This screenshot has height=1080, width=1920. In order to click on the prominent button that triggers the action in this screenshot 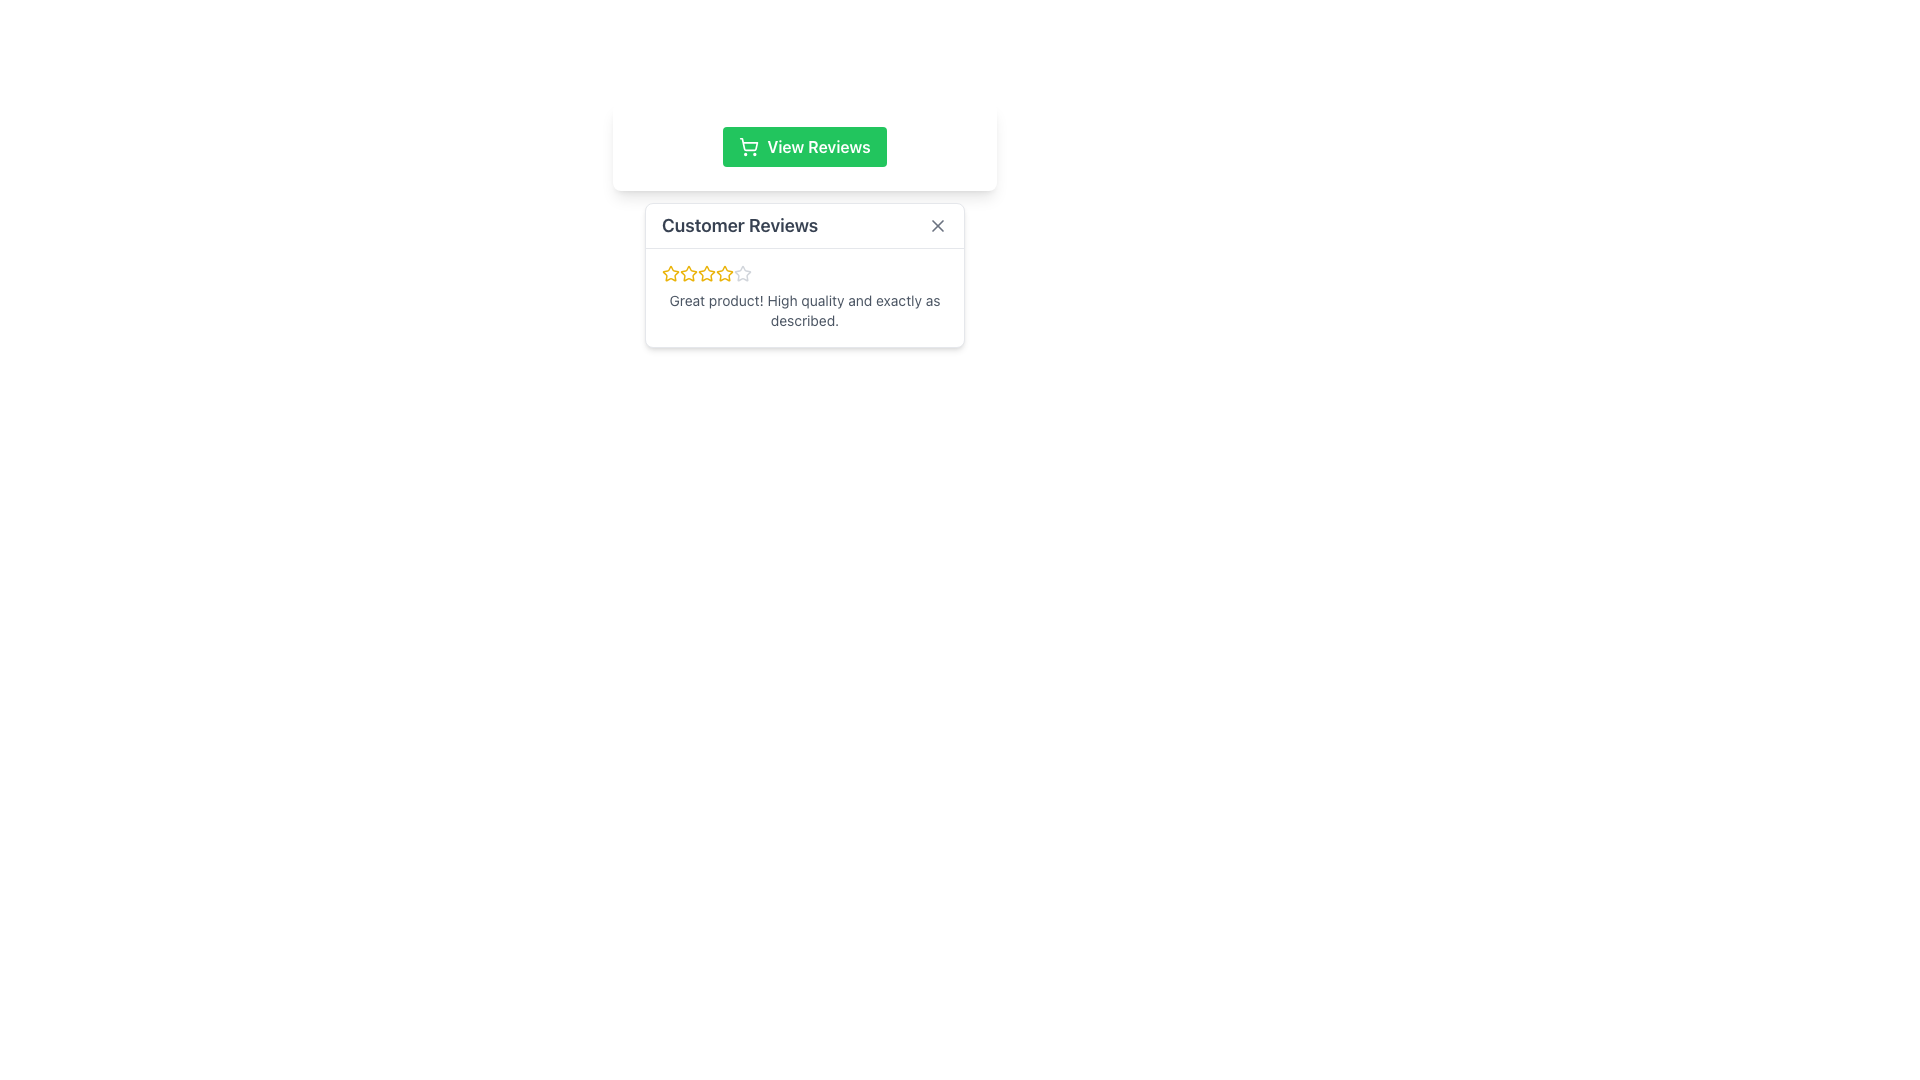, I will do `click(805, 145)`.